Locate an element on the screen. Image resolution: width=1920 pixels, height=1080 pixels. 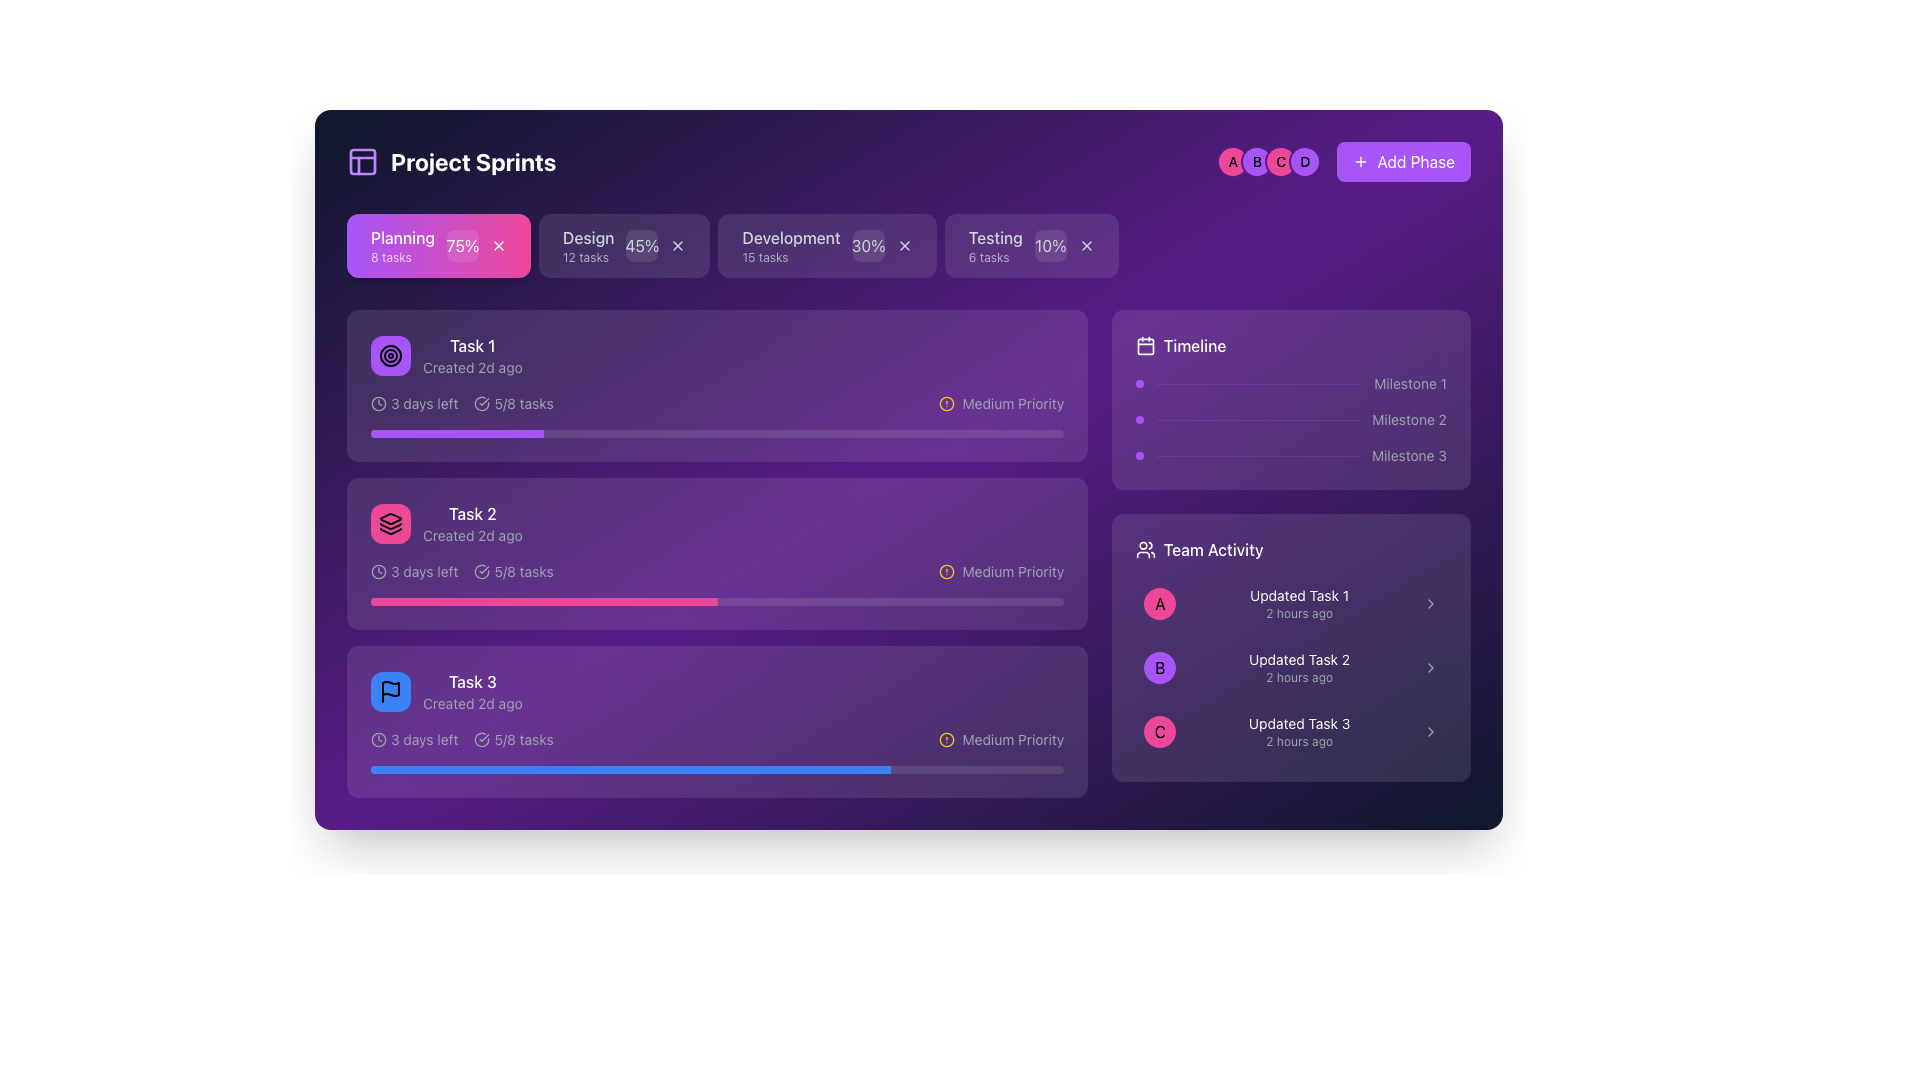
the milestone identifier text label located at the far right of the project timeline, which is part of a timeline component in the upper-right section of the interface is located at coordinates (1409, 384).